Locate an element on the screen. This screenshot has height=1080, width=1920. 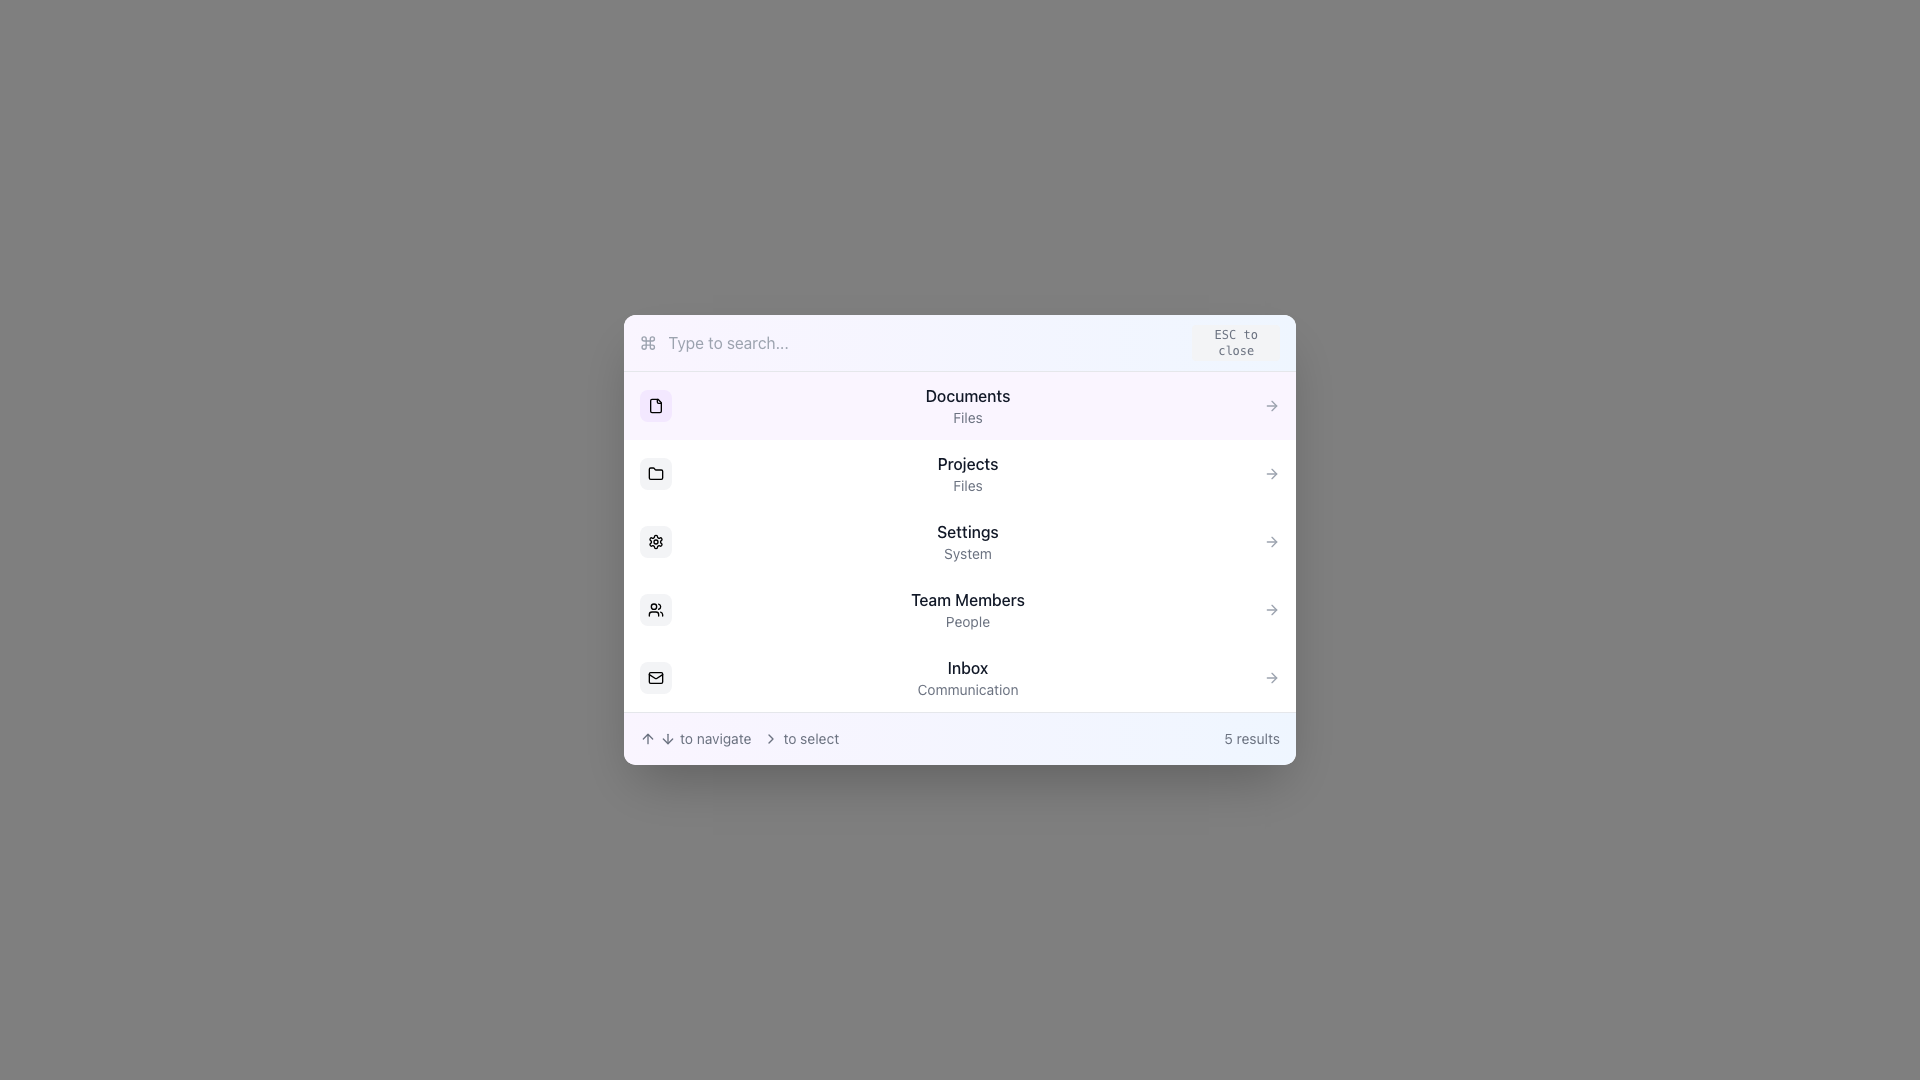
the 'Projects' text label within the navigation menu for keyboard navigation is located at coordinates (968, 474).